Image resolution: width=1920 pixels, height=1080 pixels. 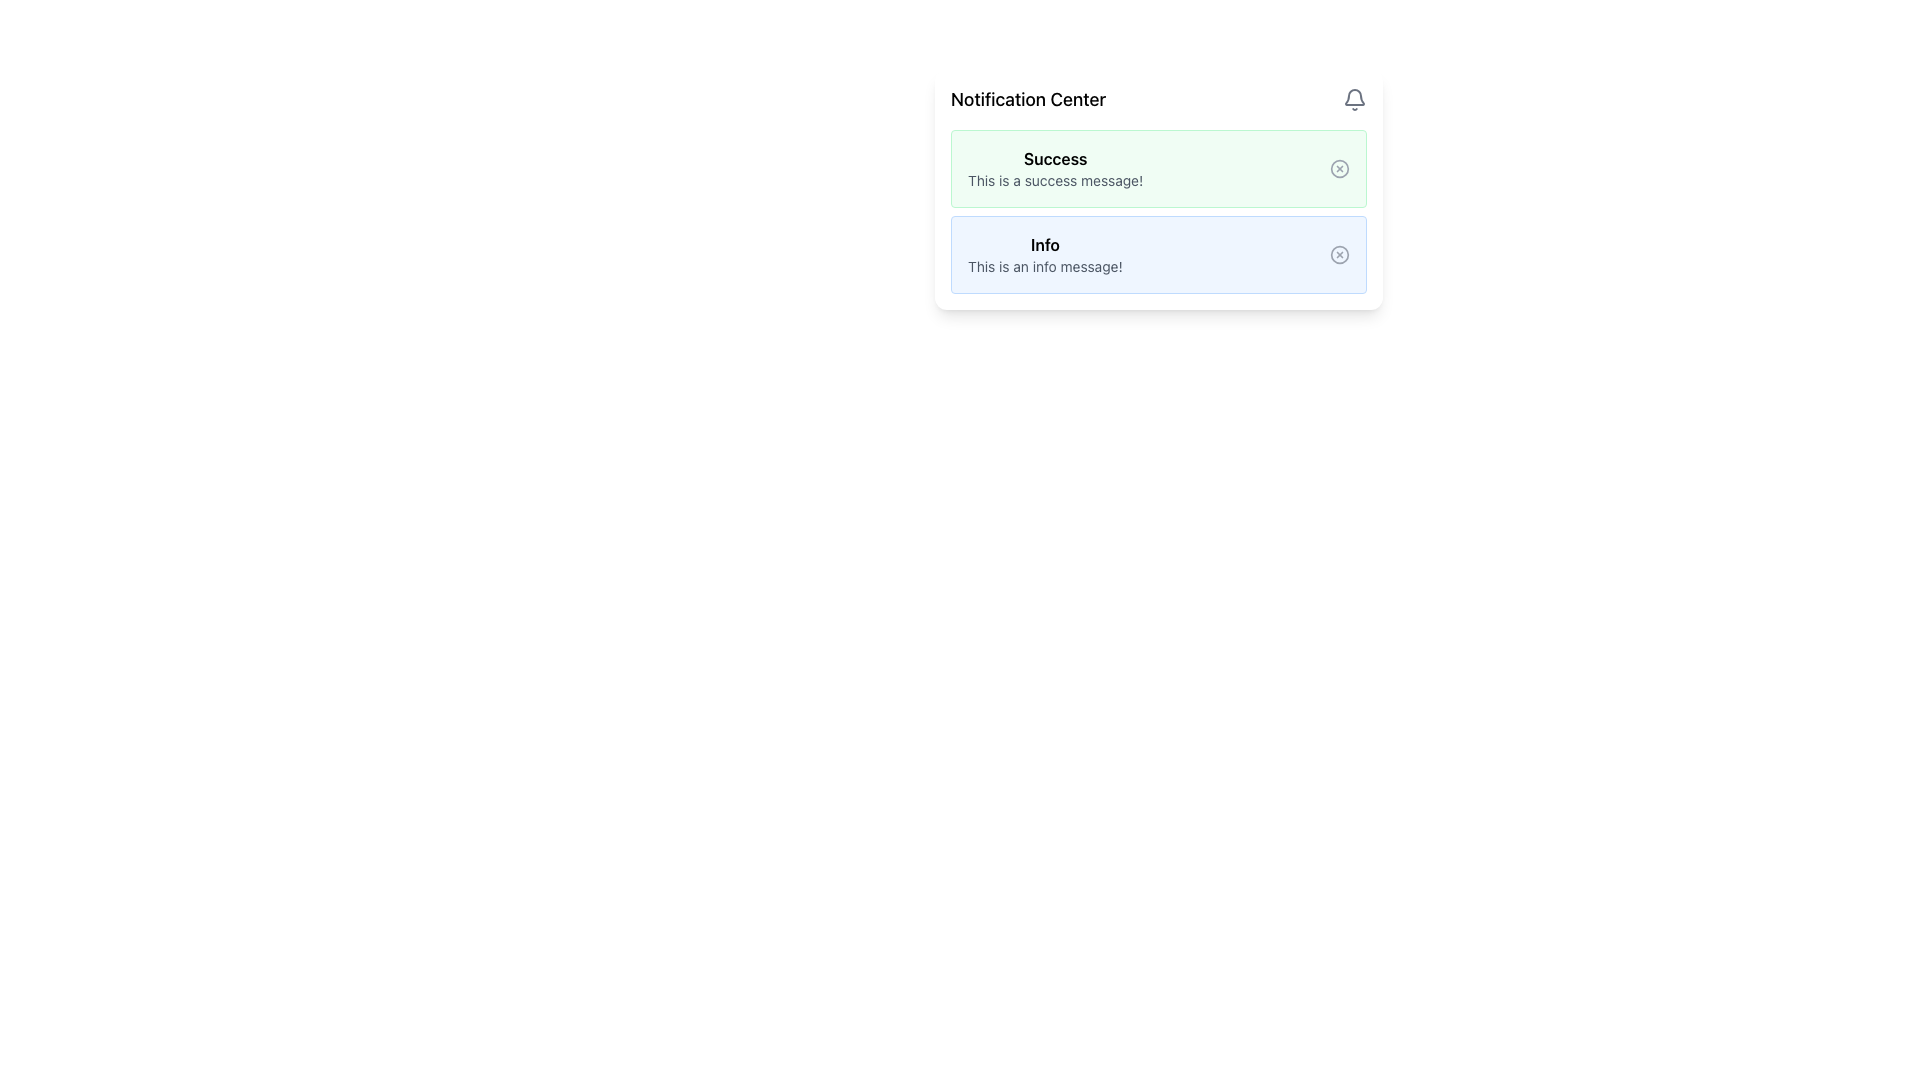 What do you see at coordinates (1339, 253) in the screenshot?
I see `the interactive button located to the right of the text content inside the 'Info' notification box` at bounding box center [1339, 253].